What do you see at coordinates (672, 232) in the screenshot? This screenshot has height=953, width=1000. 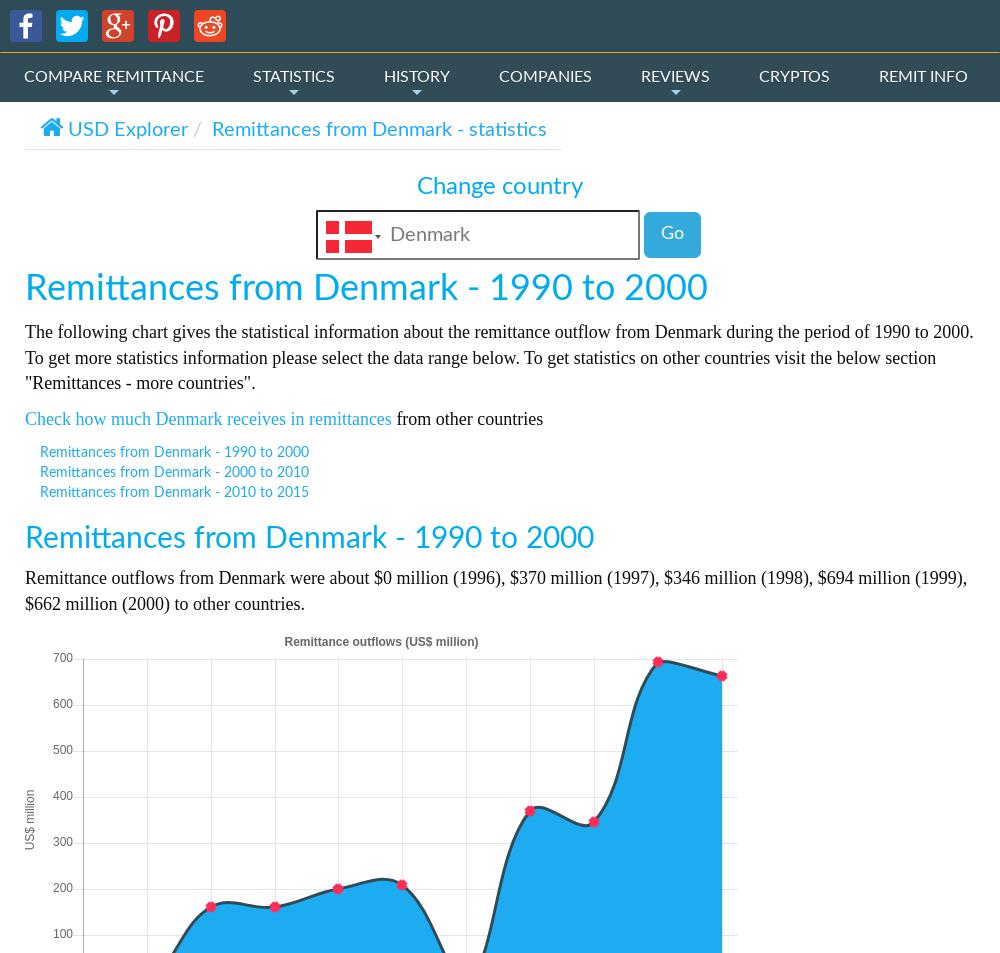 I see `'Go'` at bounding box center [672, 232].